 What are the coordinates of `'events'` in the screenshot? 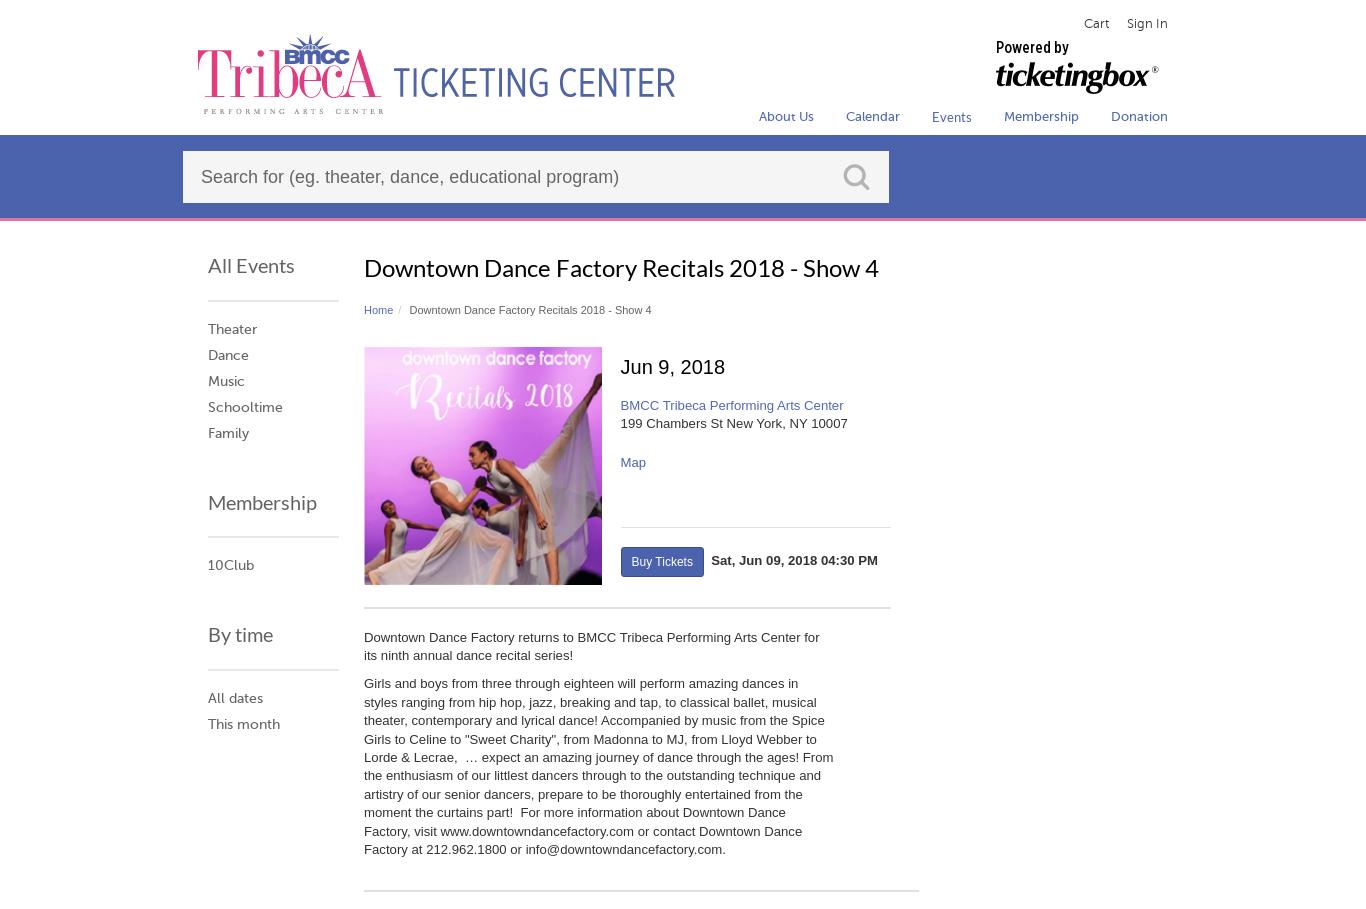 It's located at (951, 116).